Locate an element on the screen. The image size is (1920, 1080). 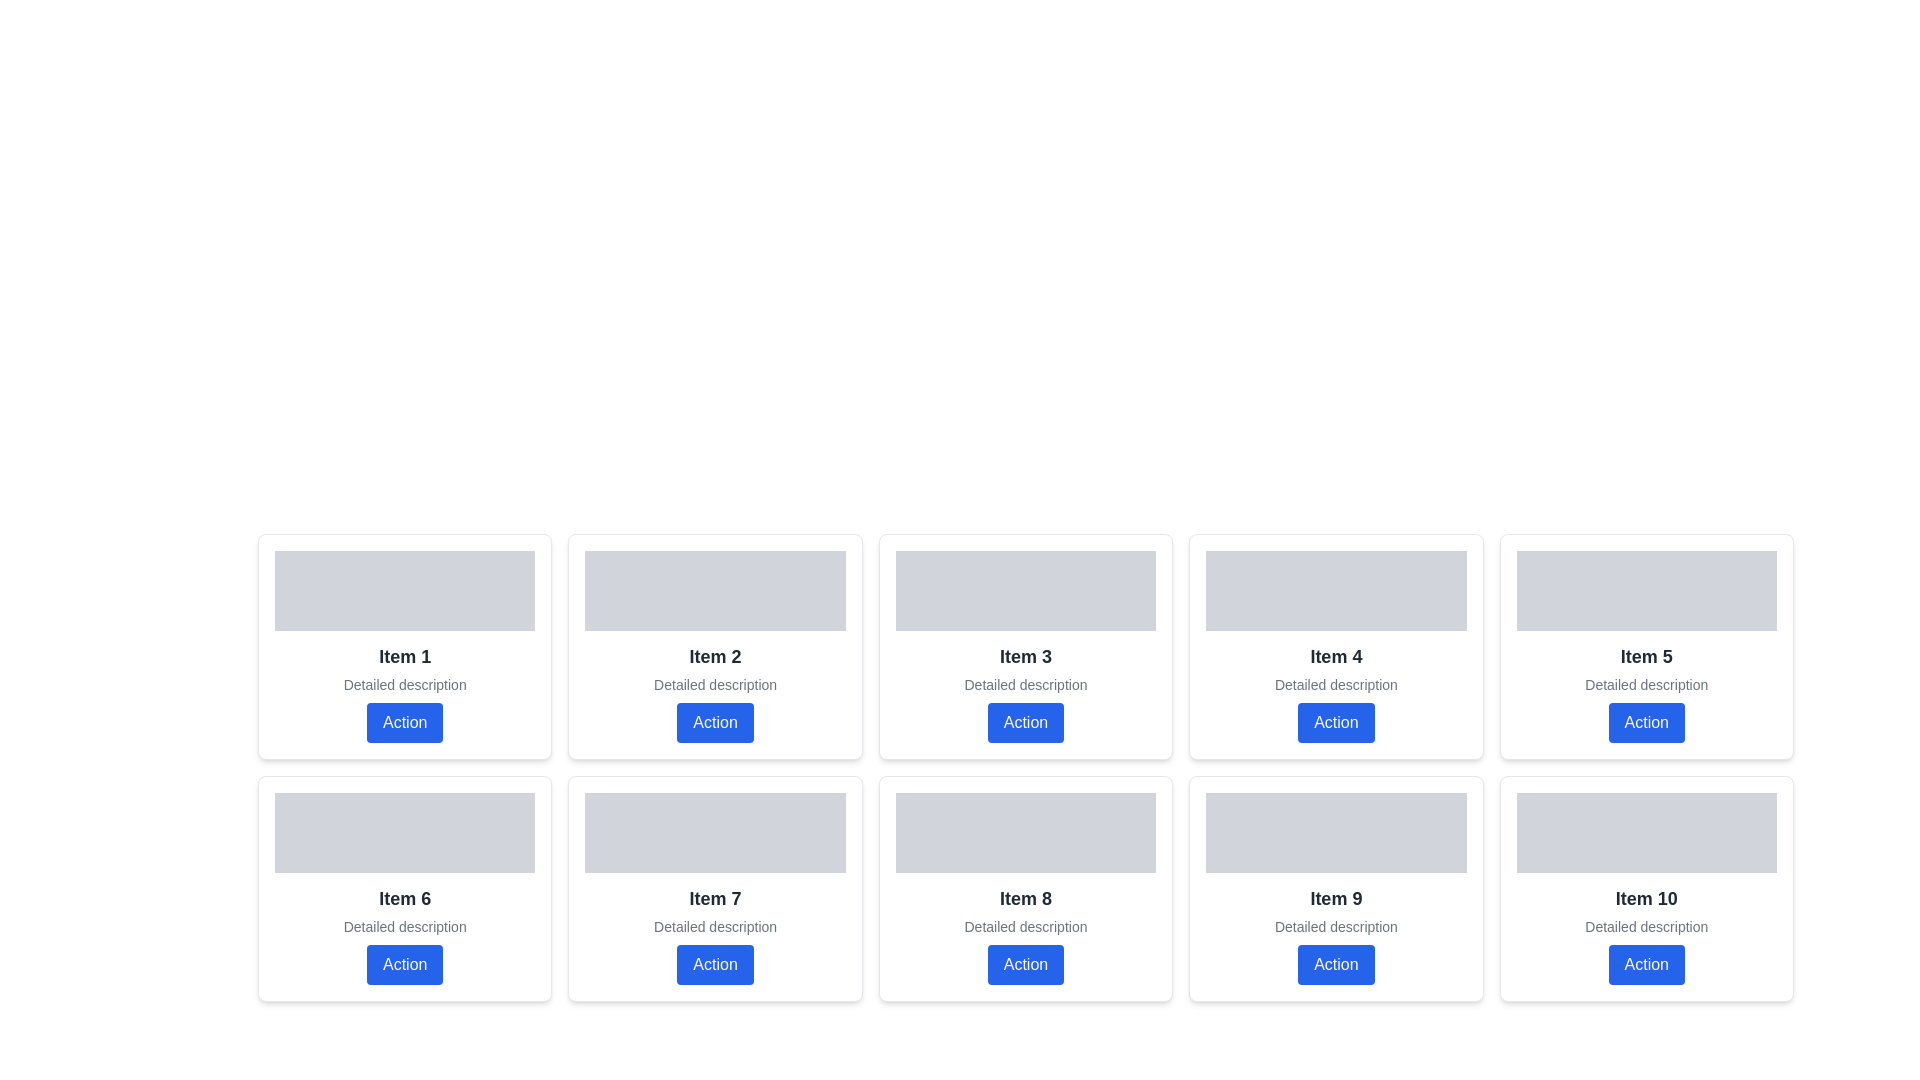
the rectangular placeholder with a light gray background located at the top of the card labeled 'Item 1' is located at coordinates (404, 589).